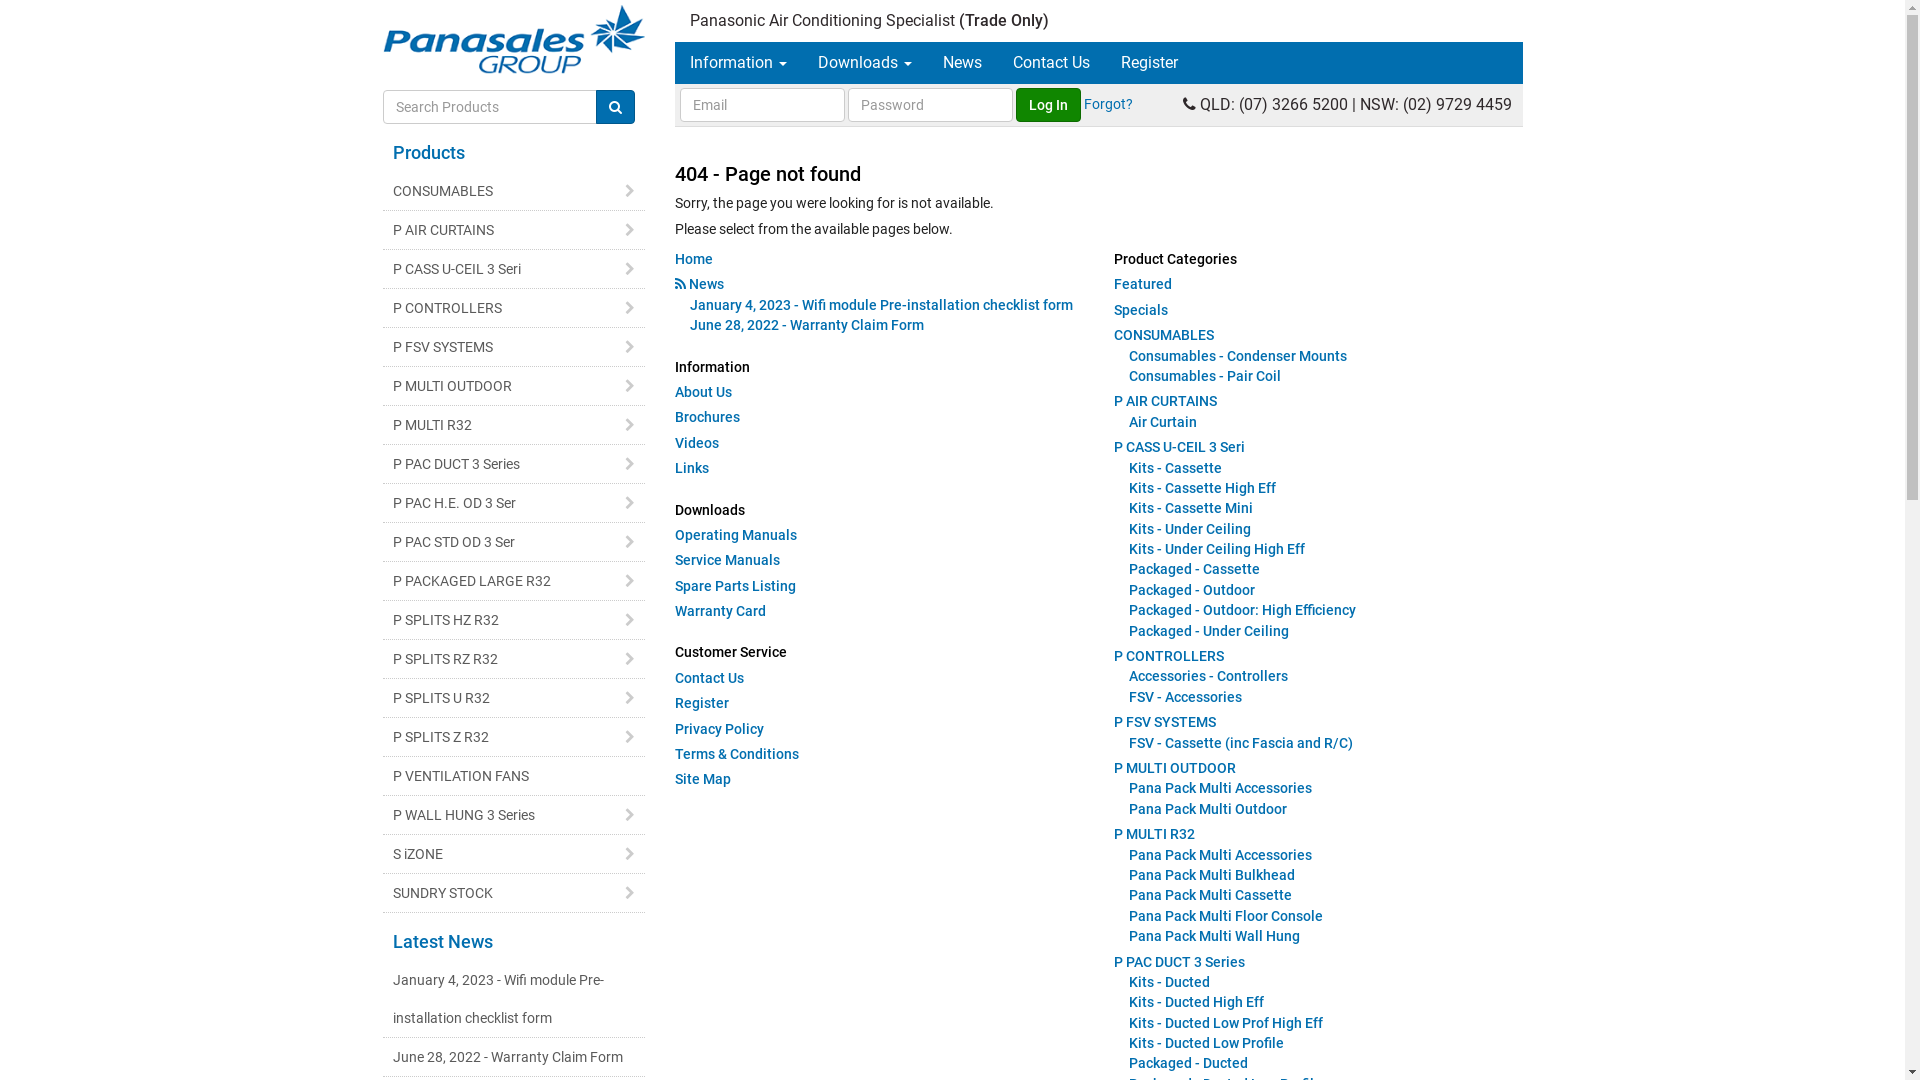 The height and width of the screenshot is (1080, 1920). Describe the element at coordinates (513, 697) in the screenshot. I see `'P SPLITS U R32'` at that location.